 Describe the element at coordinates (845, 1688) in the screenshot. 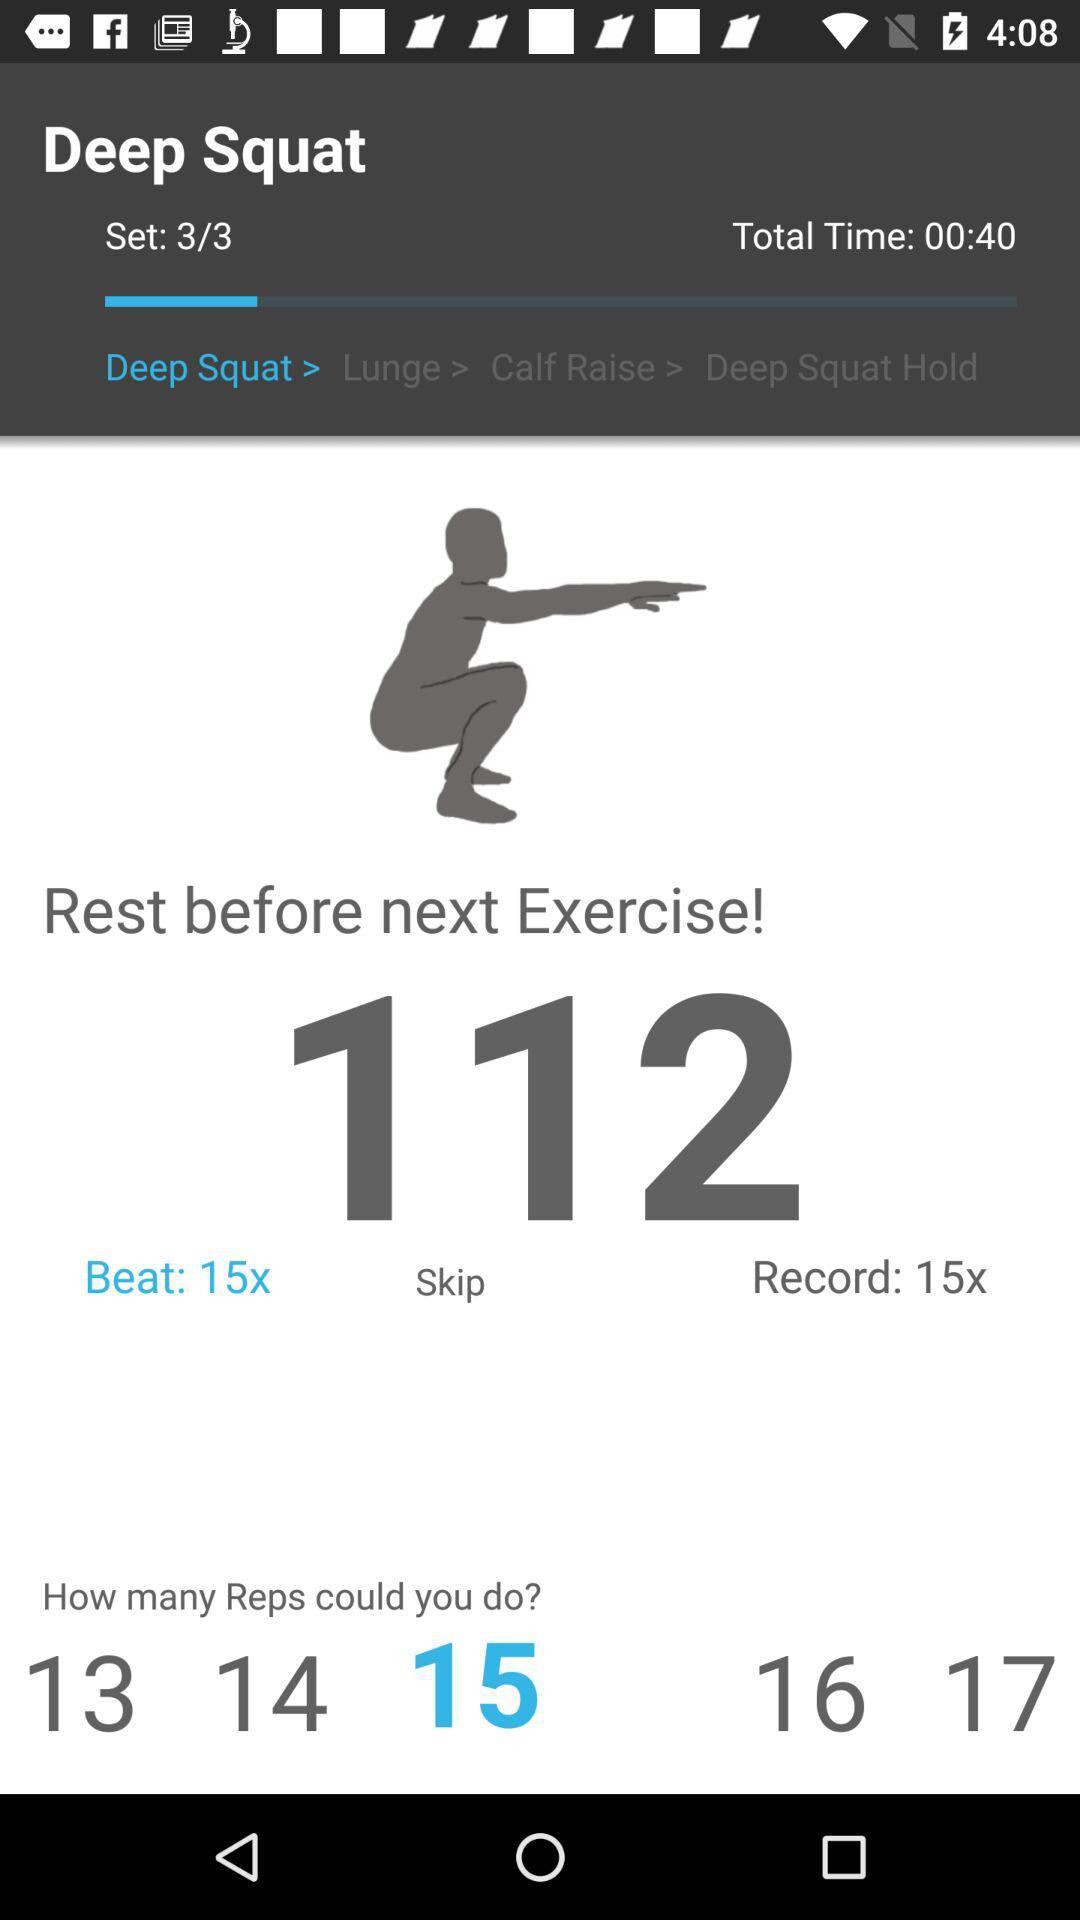

I see `icon next to 17 icon` at that location.